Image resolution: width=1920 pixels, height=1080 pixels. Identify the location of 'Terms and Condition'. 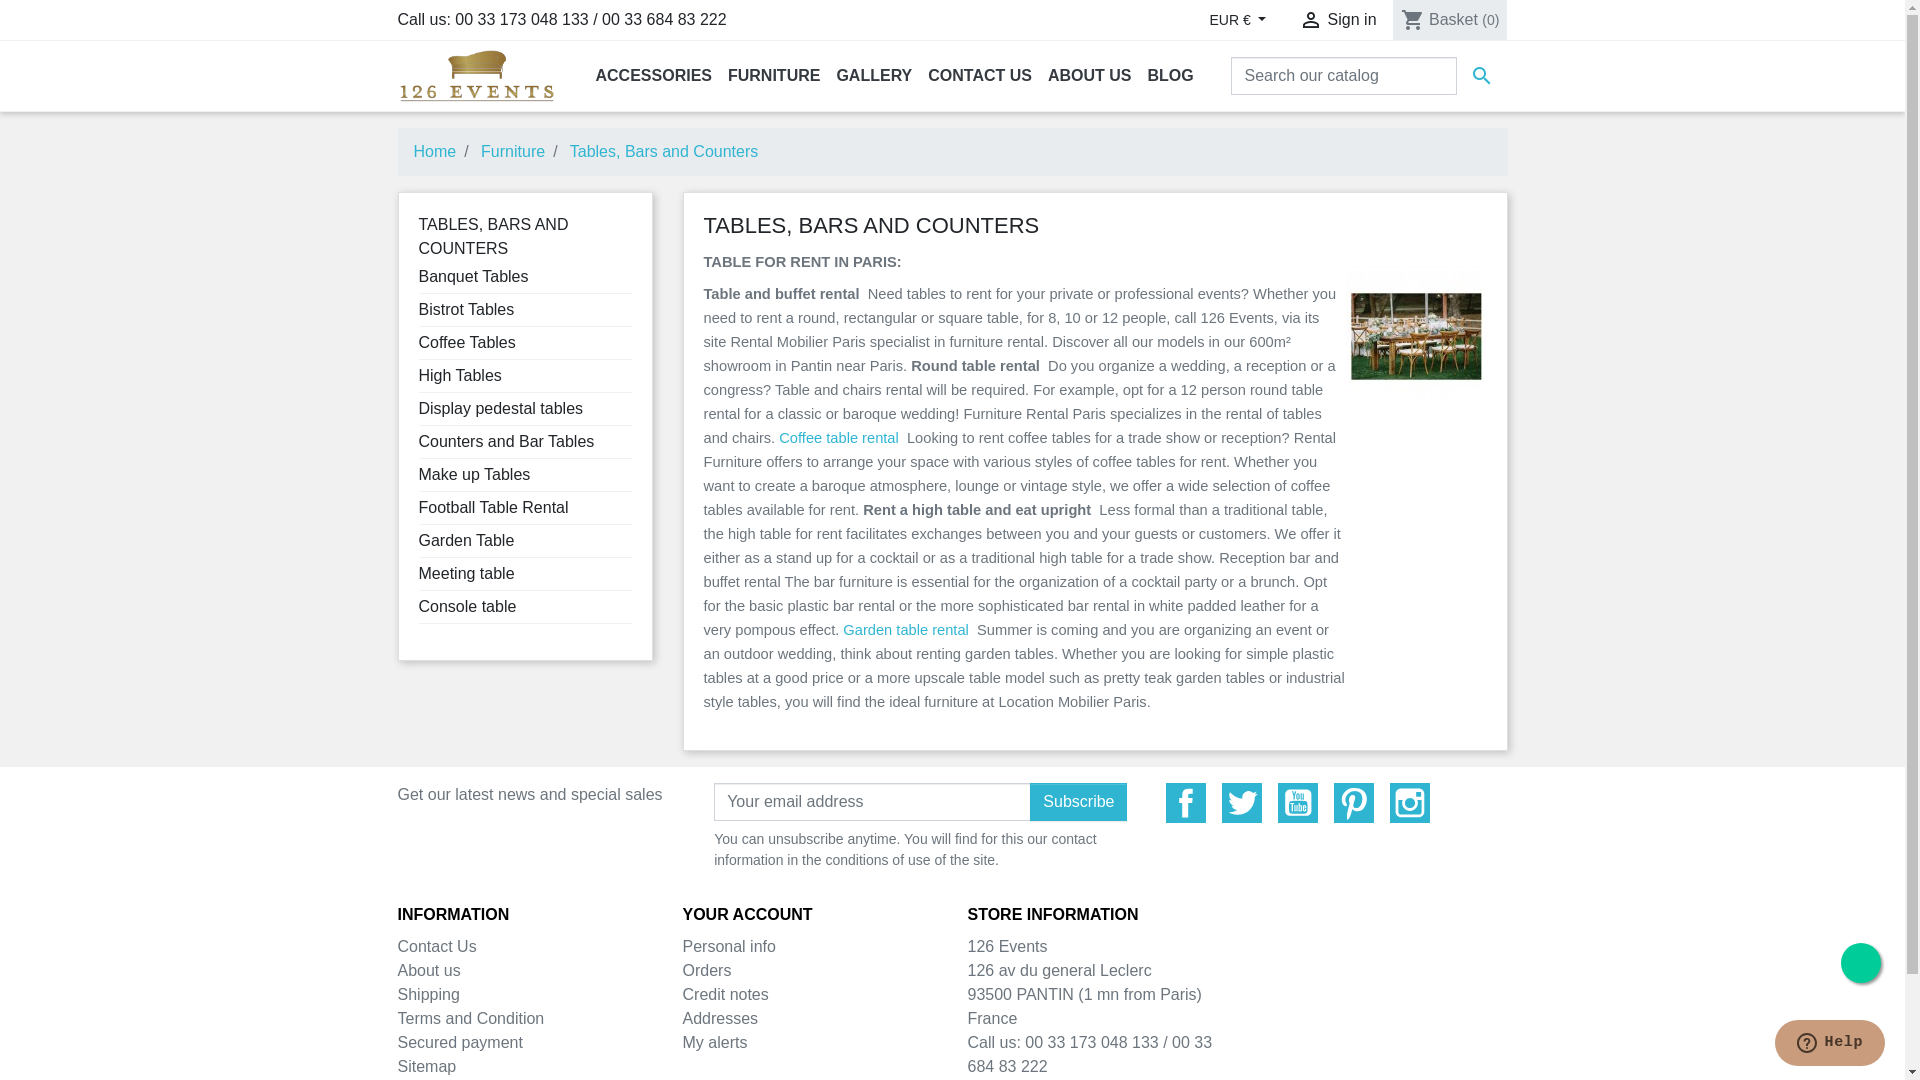
(398, 1018).